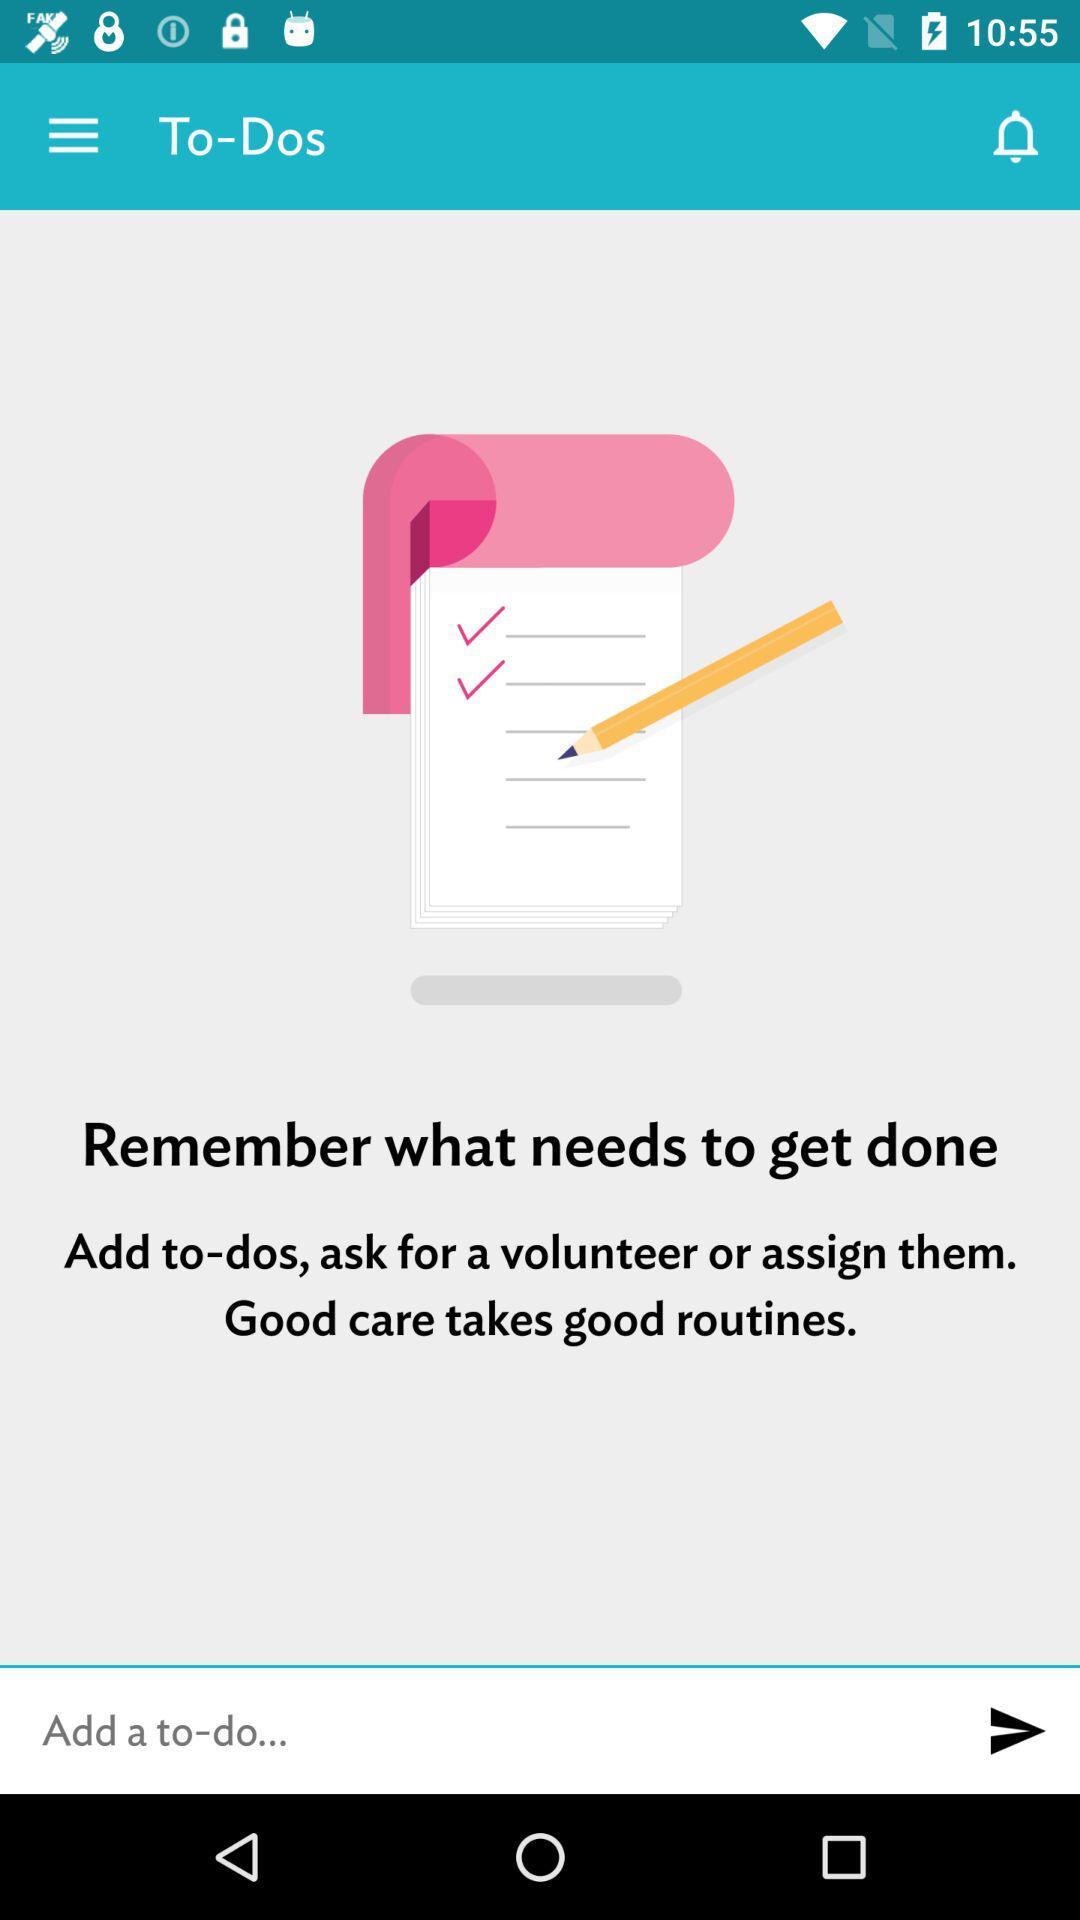  What do you see at coordinates (1017, 1730) in the screenshot?
I see `the send icon` at bounding box center [1017, 1730].